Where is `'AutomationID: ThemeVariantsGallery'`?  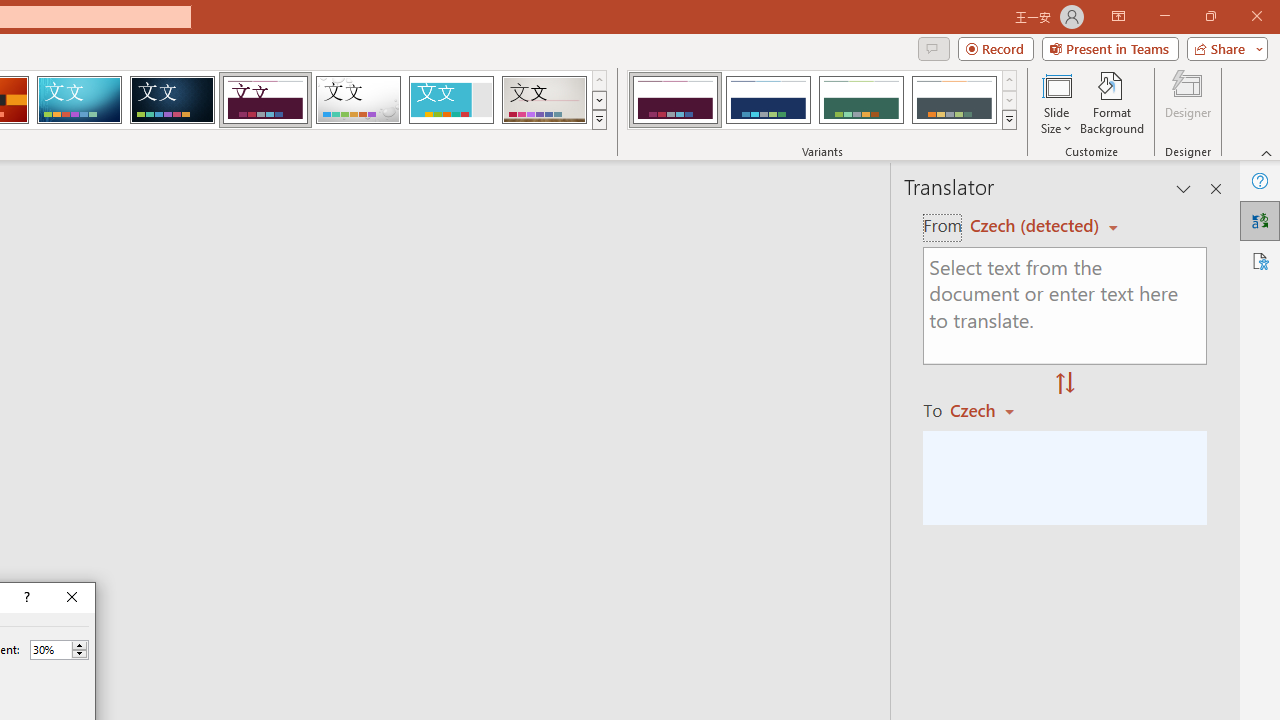
'AutomationID: ThemeVariantsGallery' is located at coordinates (823, 100).